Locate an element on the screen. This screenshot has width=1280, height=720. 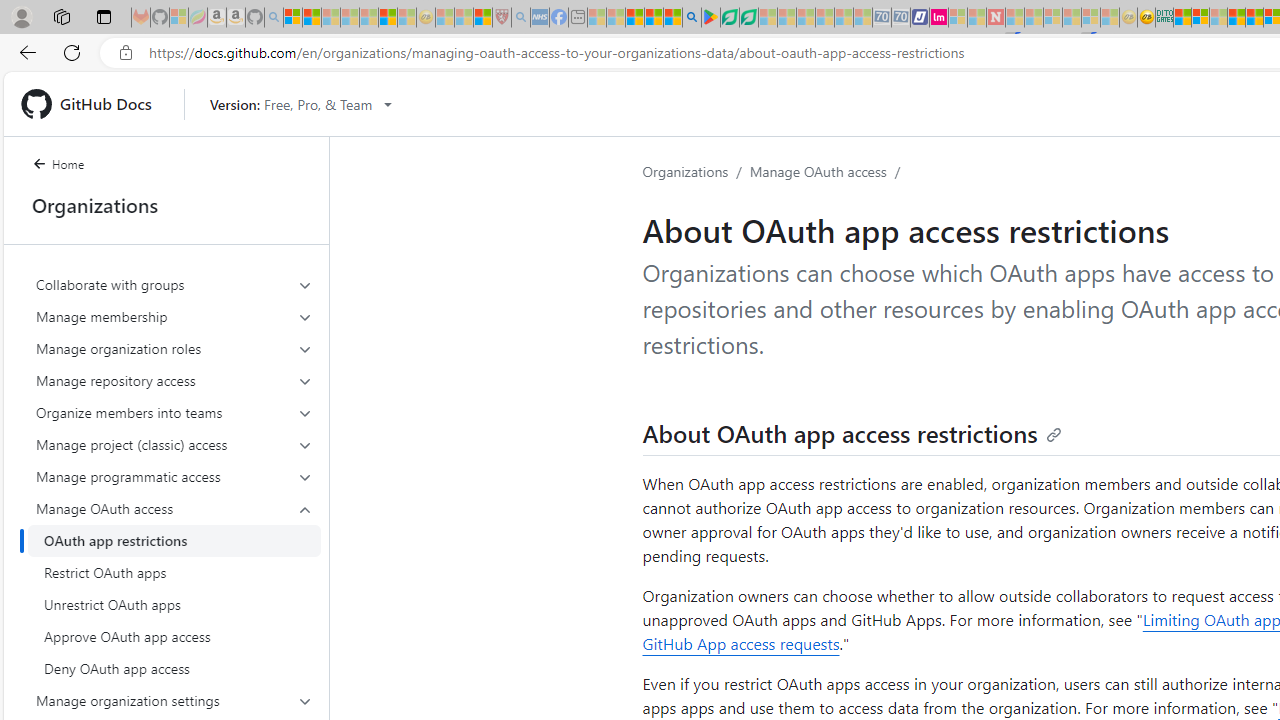
'Organizations' is located at coordinates (686, 170).